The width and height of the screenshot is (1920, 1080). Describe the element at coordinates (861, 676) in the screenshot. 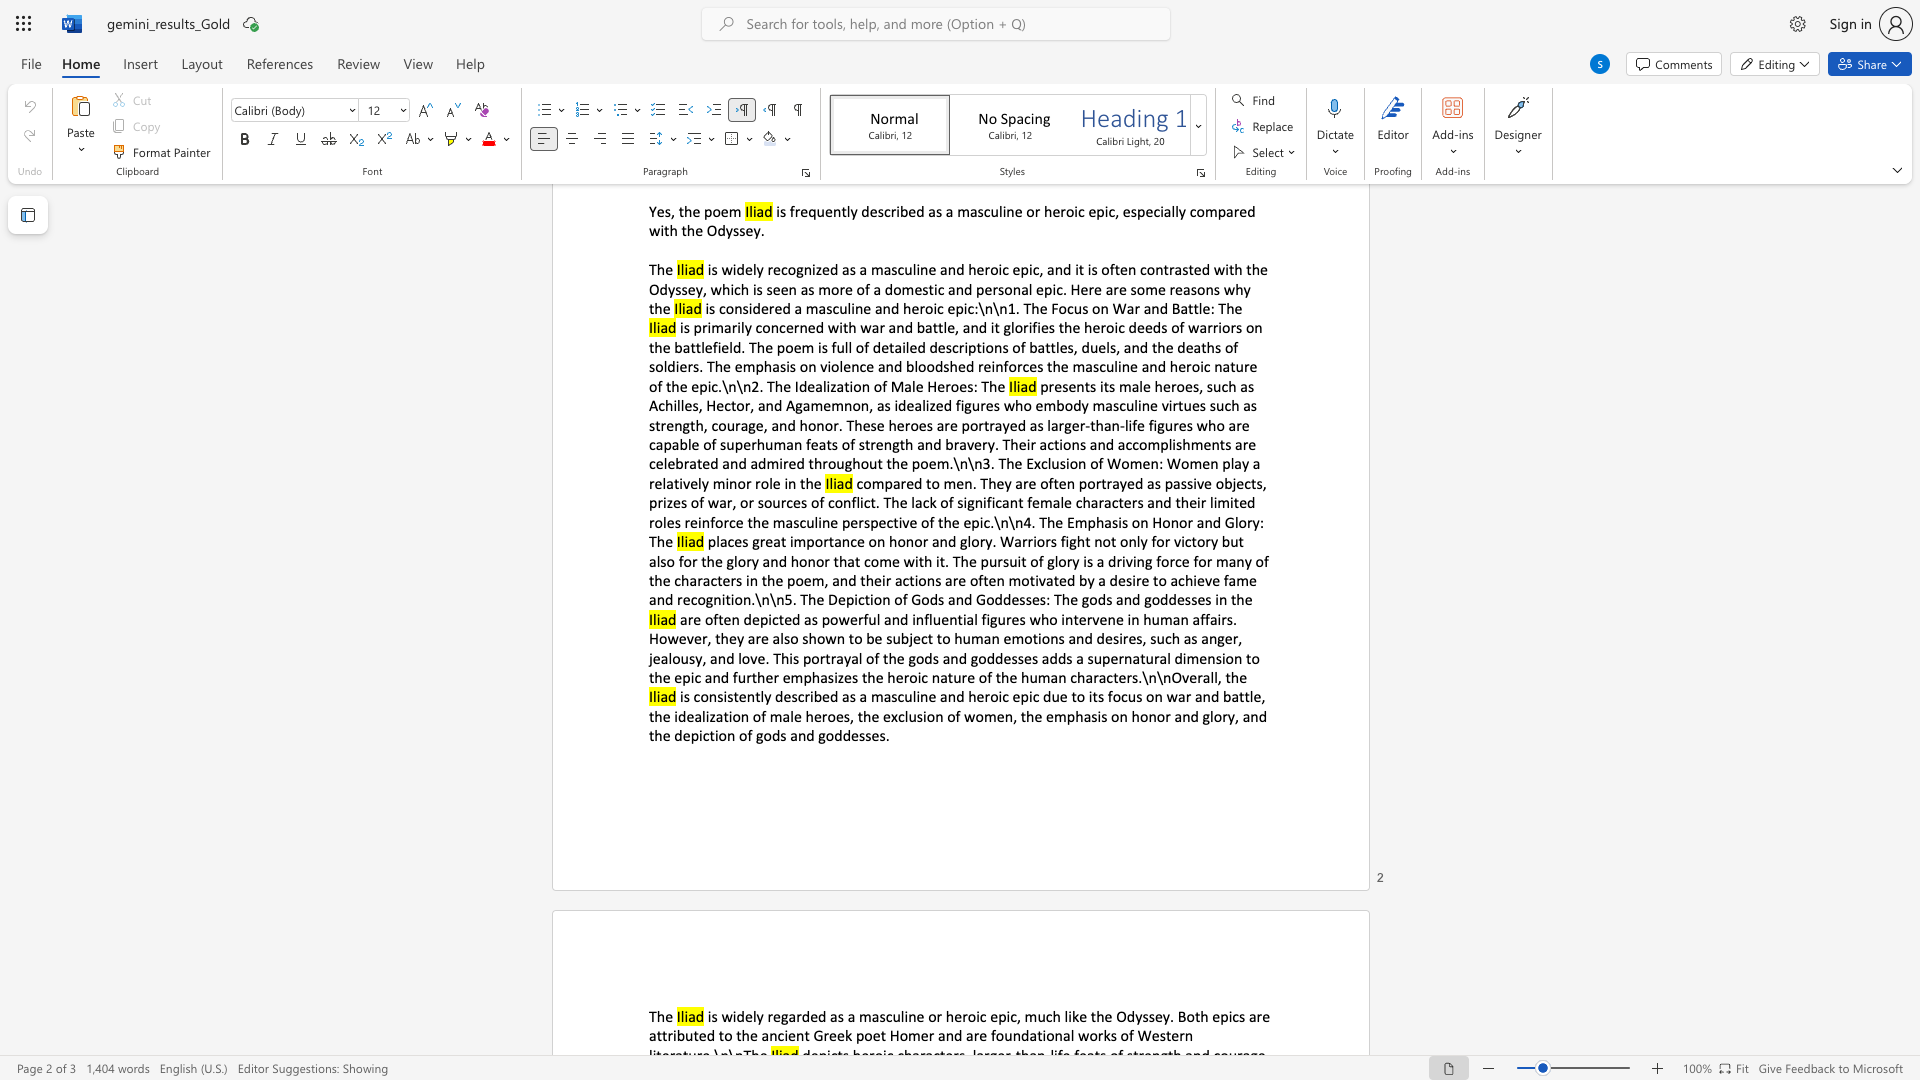

I see `the subset text "the heroic nature of the human charac" within the text "jealousy, and love. This portrayal of the gods and goddesses adds a supernatural dimension to the epic and further emphasizes the heroic nature of the human characters.\n\nOverall, the"` at that location.